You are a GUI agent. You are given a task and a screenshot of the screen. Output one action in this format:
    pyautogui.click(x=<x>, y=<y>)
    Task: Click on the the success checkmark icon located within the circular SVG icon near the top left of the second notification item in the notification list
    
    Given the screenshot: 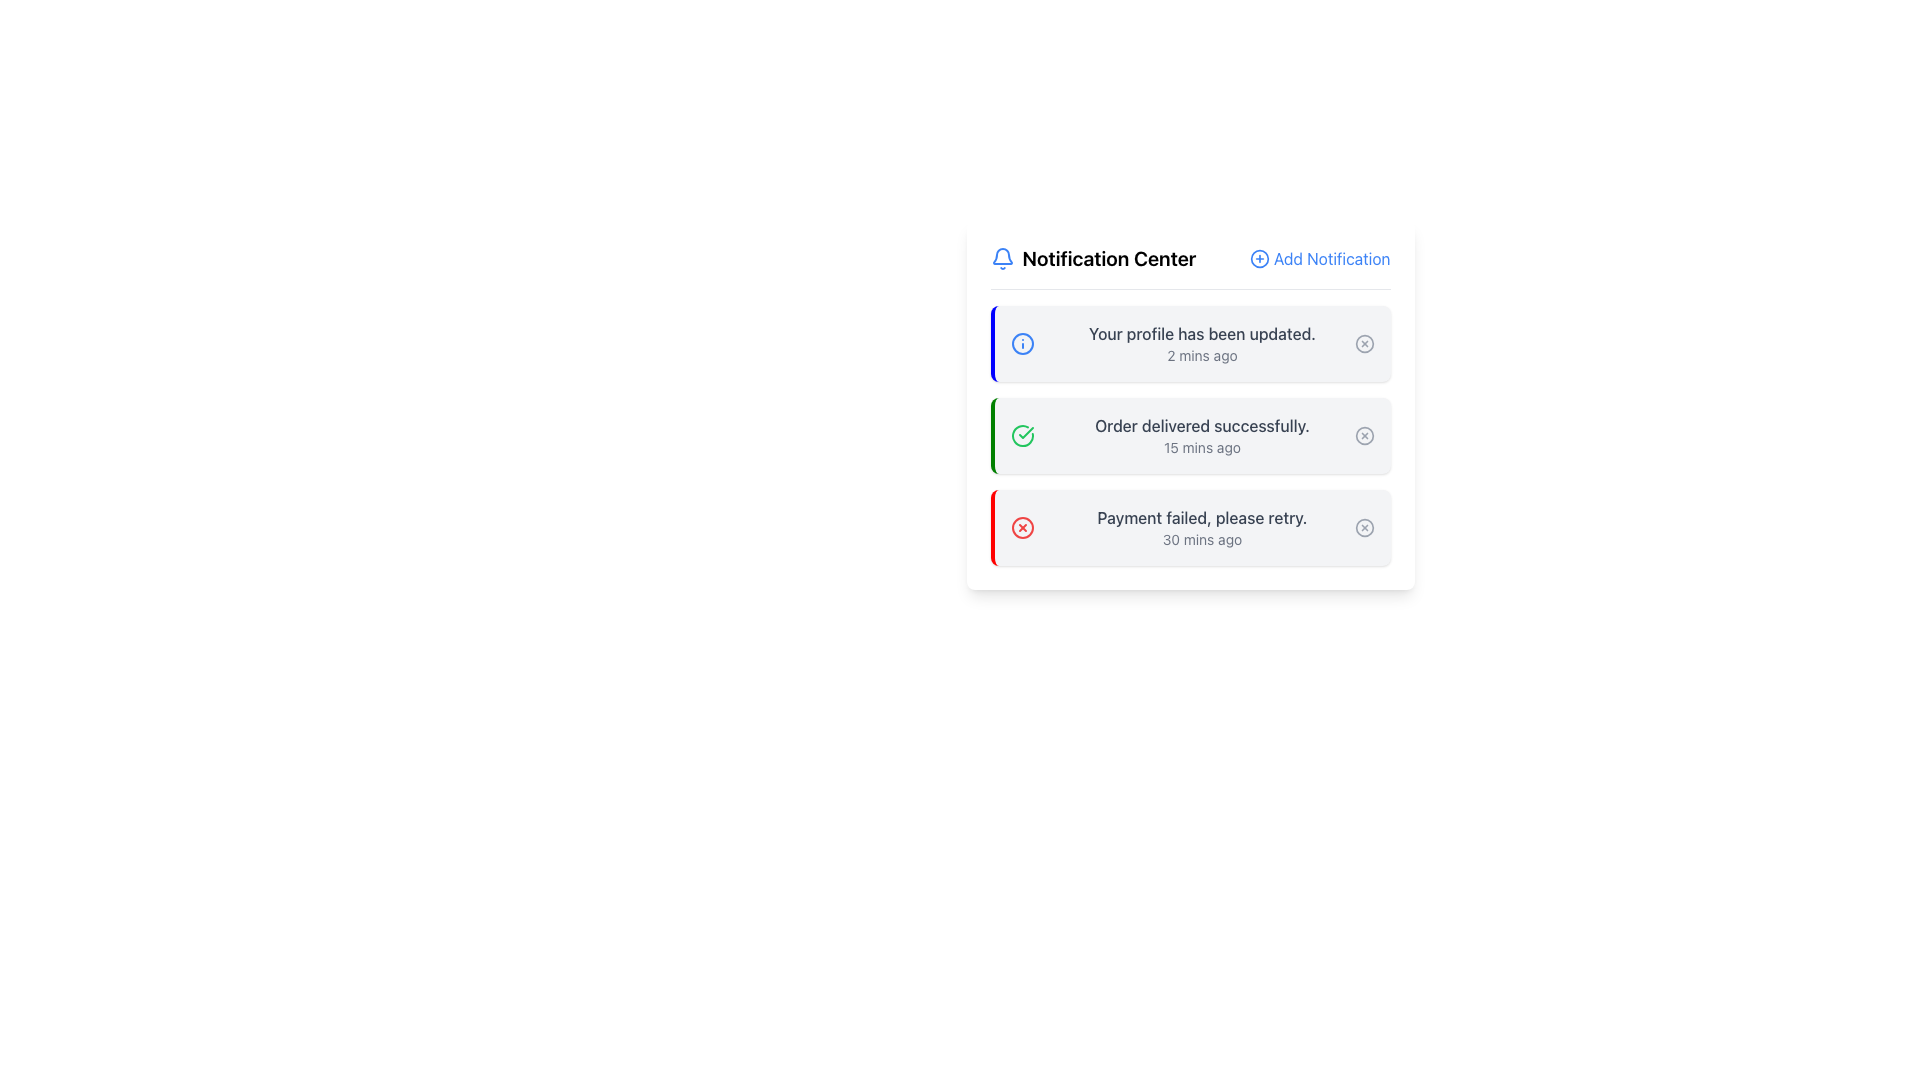 What is the action you would take?
    pyautogui.click(x=1026, y=431)
    